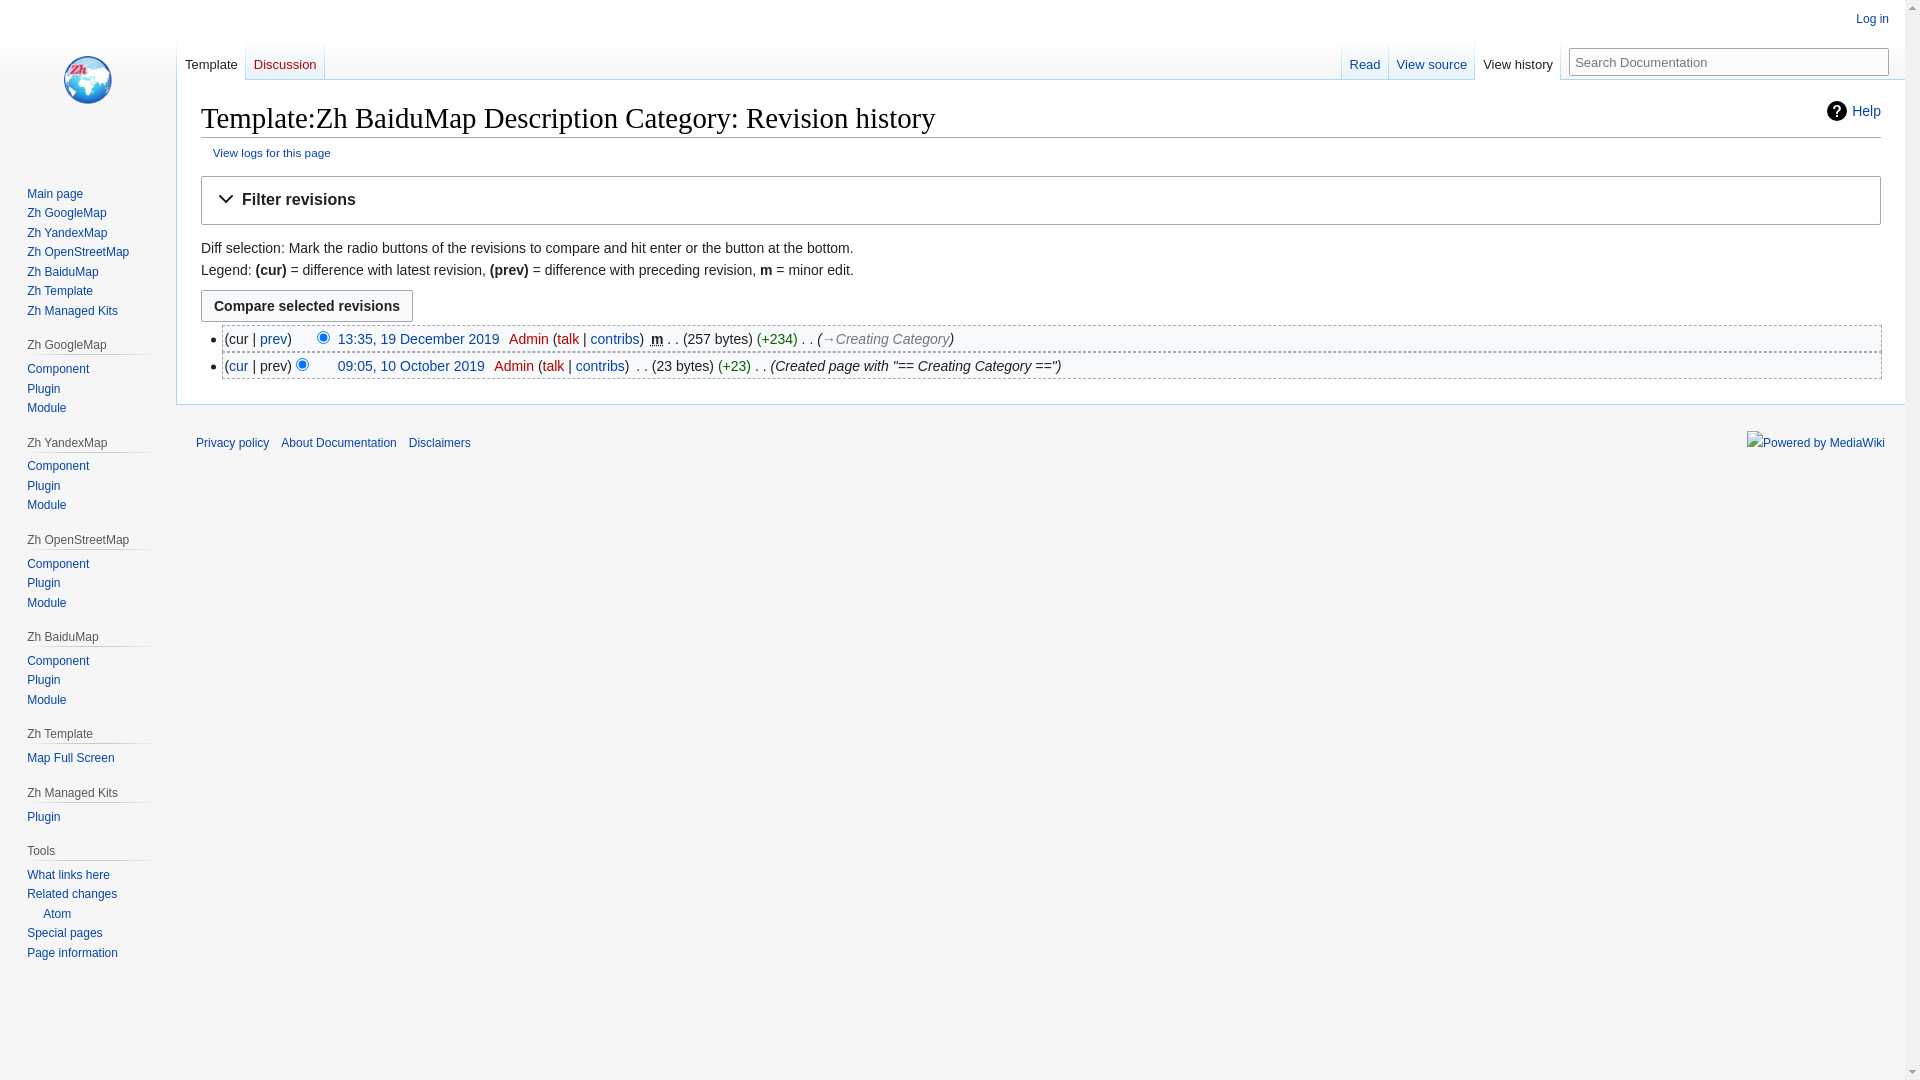 The height and width of the screenshot is (1080, 1920). What do you see at coordinates (72, 893) in the screenshot?
I see `'Related changes'` at bounding box center [72, 893].